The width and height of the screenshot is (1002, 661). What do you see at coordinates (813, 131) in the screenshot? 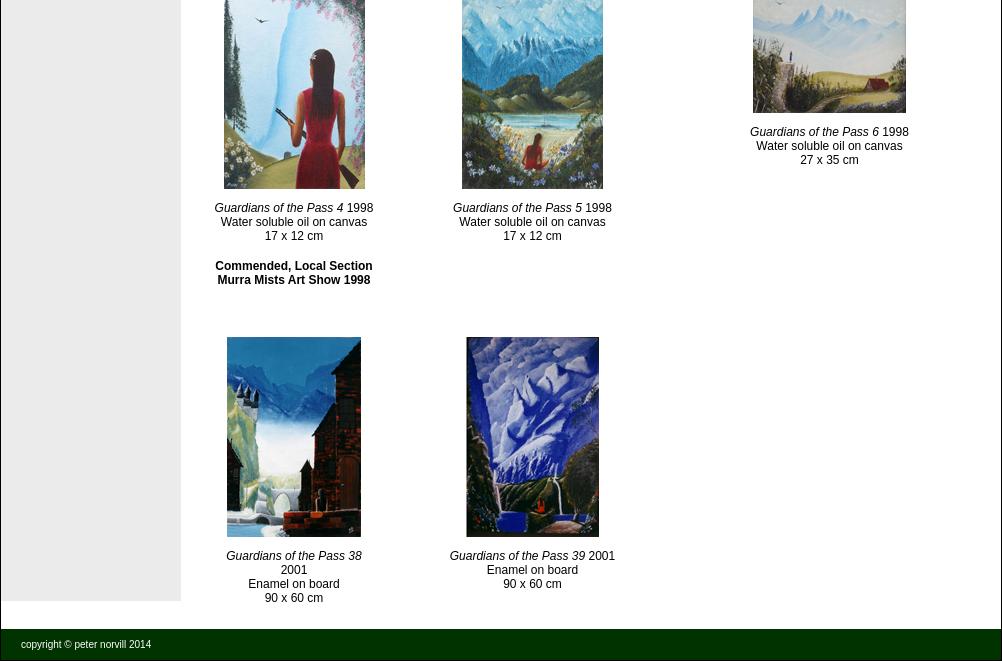
I see `'Guardians of the Pass 6'` at bounding box center [813, 131].